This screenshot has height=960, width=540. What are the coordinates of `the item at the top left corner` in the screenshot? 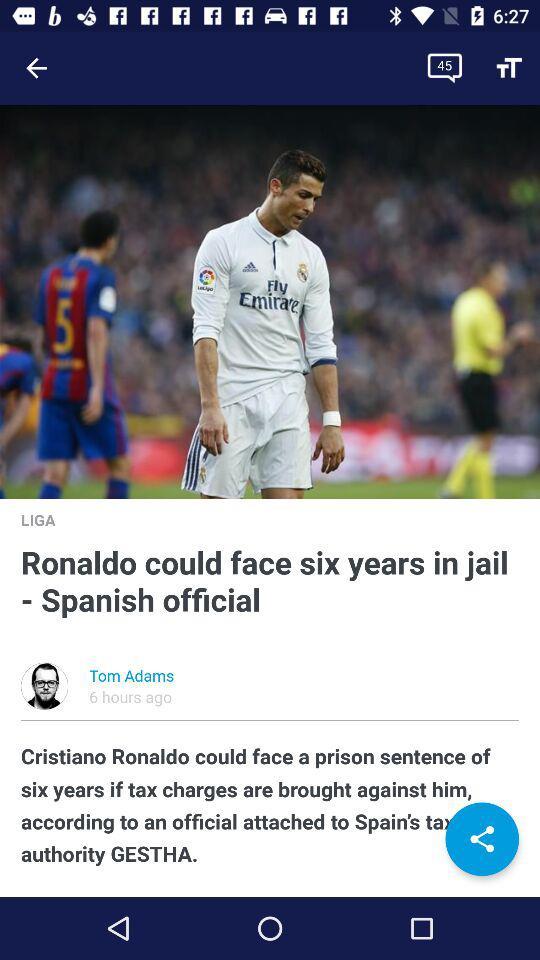 It's located at (36, 68).